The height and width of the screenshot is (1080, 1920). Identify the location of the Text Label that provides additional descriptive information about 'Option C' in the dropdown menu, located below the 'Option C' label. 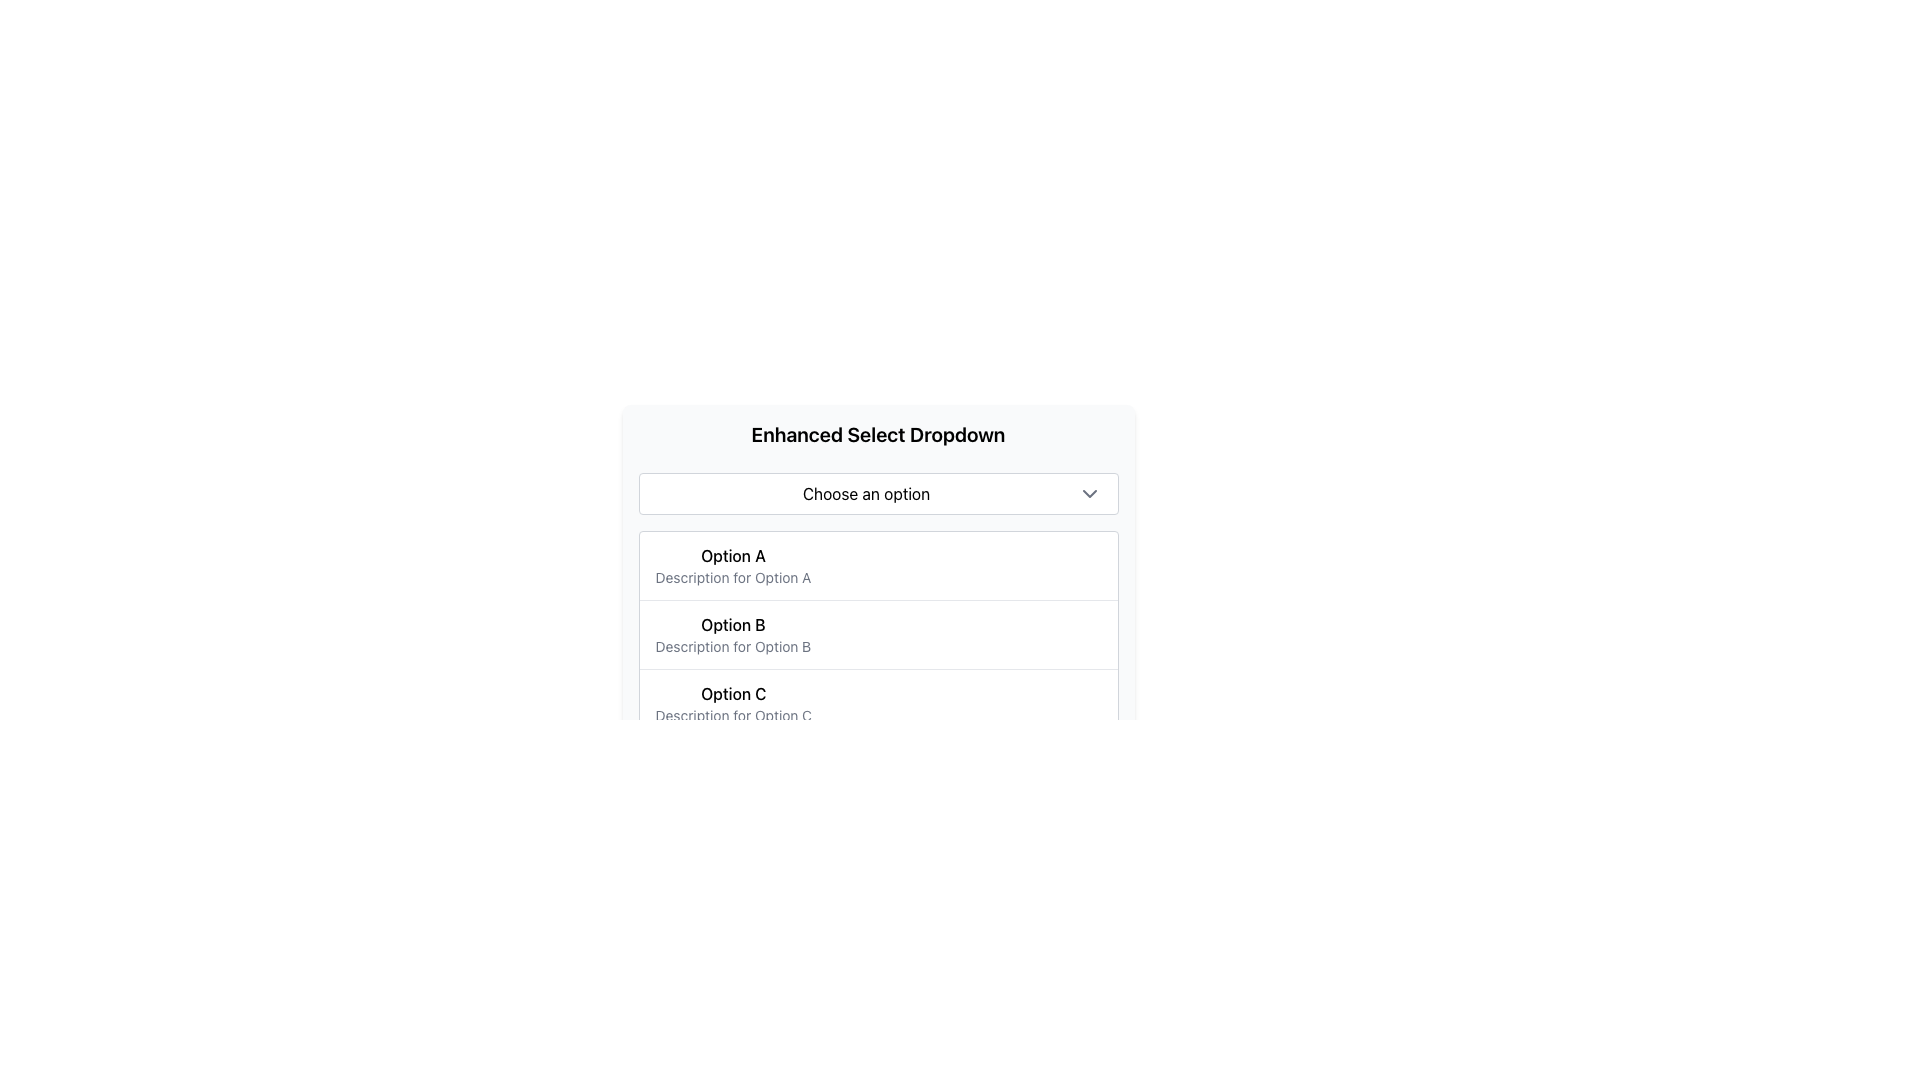
(732, 715).